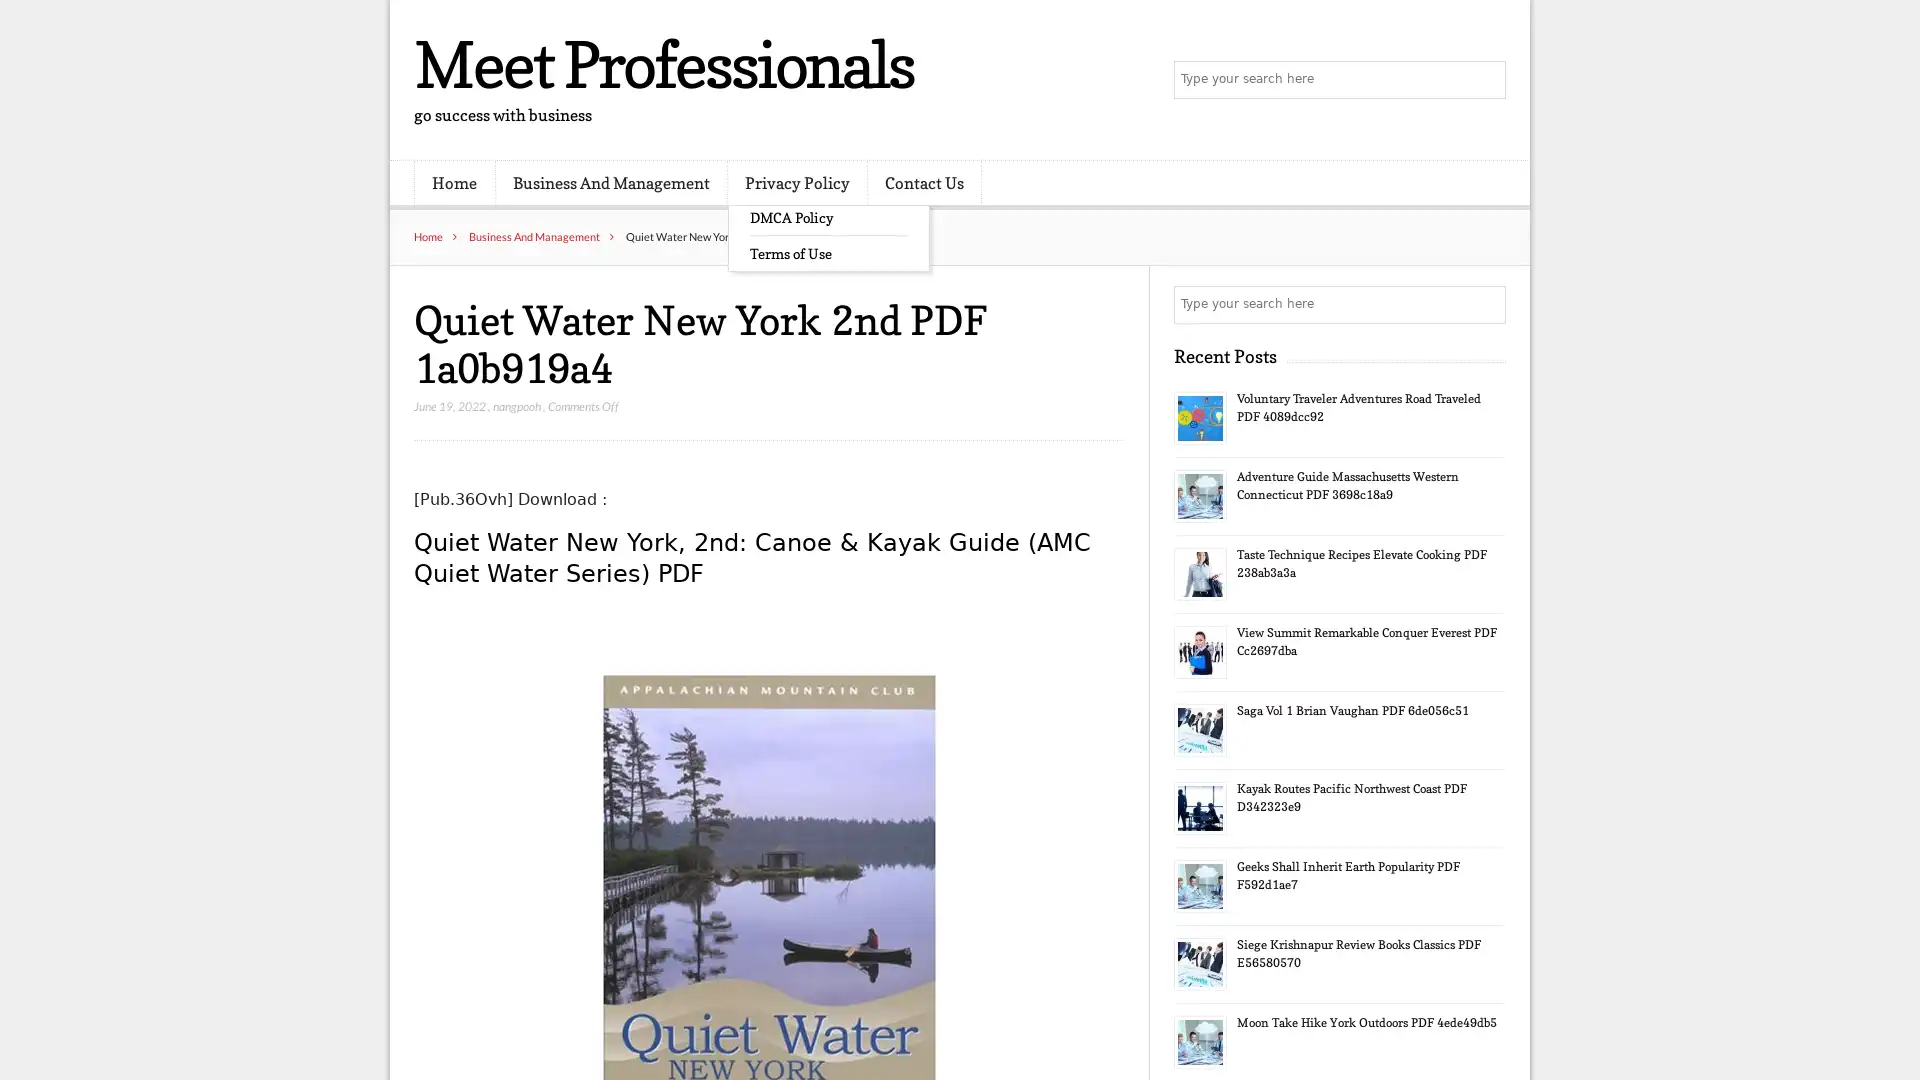 This screenshot has width=1920, height=1080. I want to click on Search, so click(1485, 304).